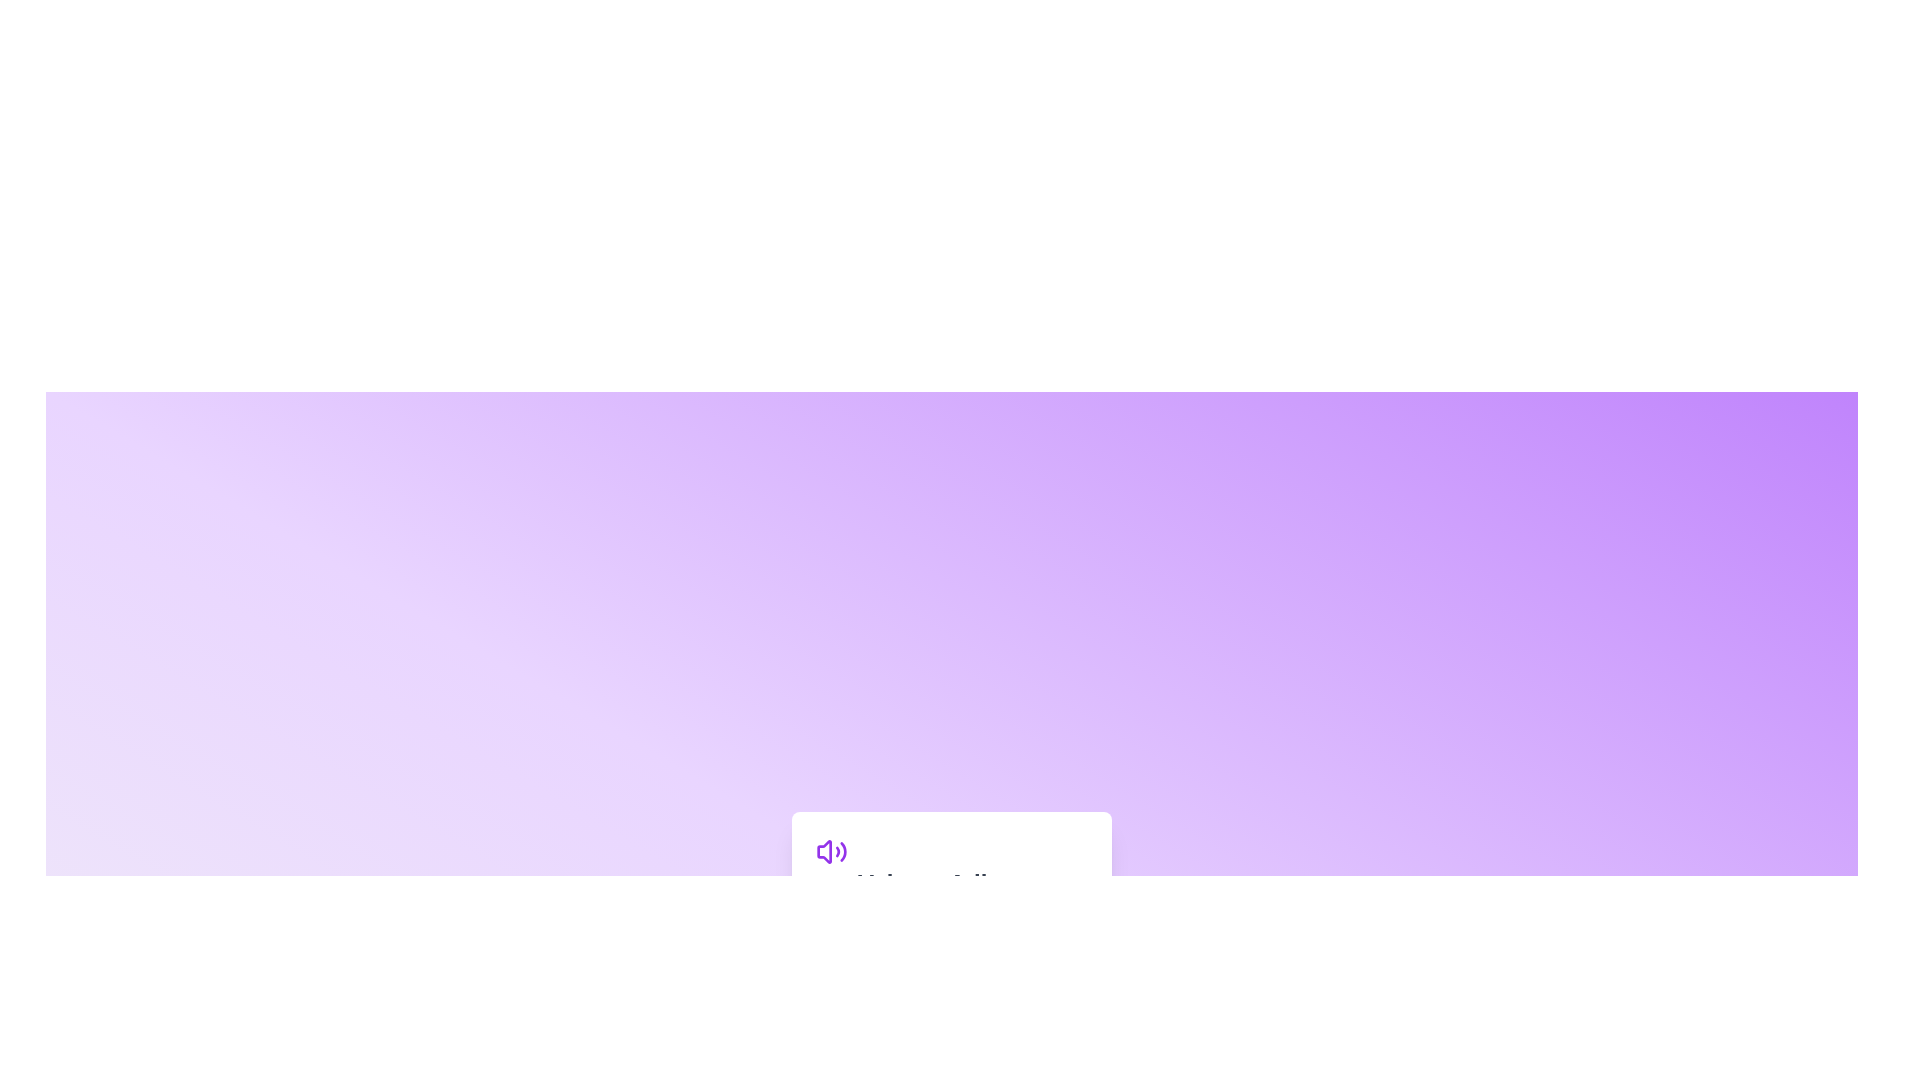  I want to click on the volume slider to set the volume to 73, so click(1014, 929).